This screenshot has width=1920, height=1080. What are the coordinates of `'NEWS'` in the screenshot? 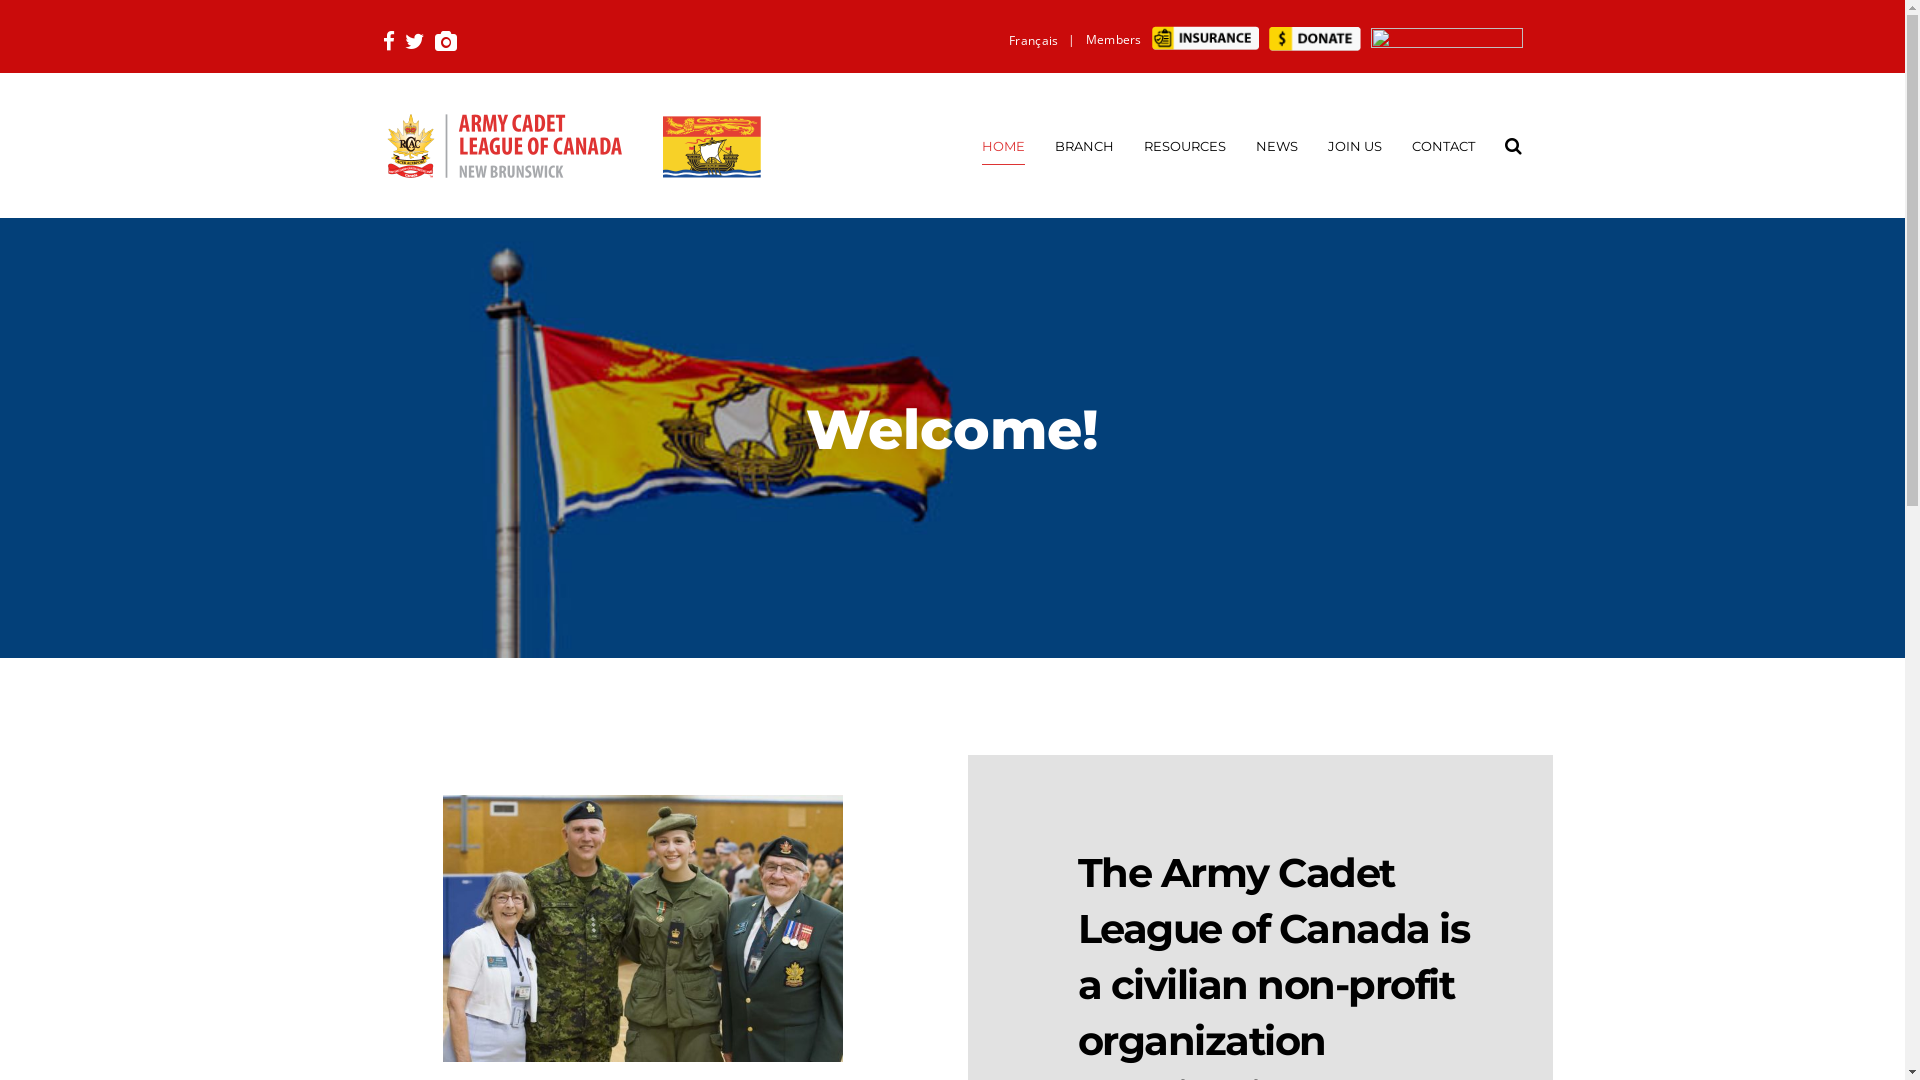 It's located at (1275, 144).